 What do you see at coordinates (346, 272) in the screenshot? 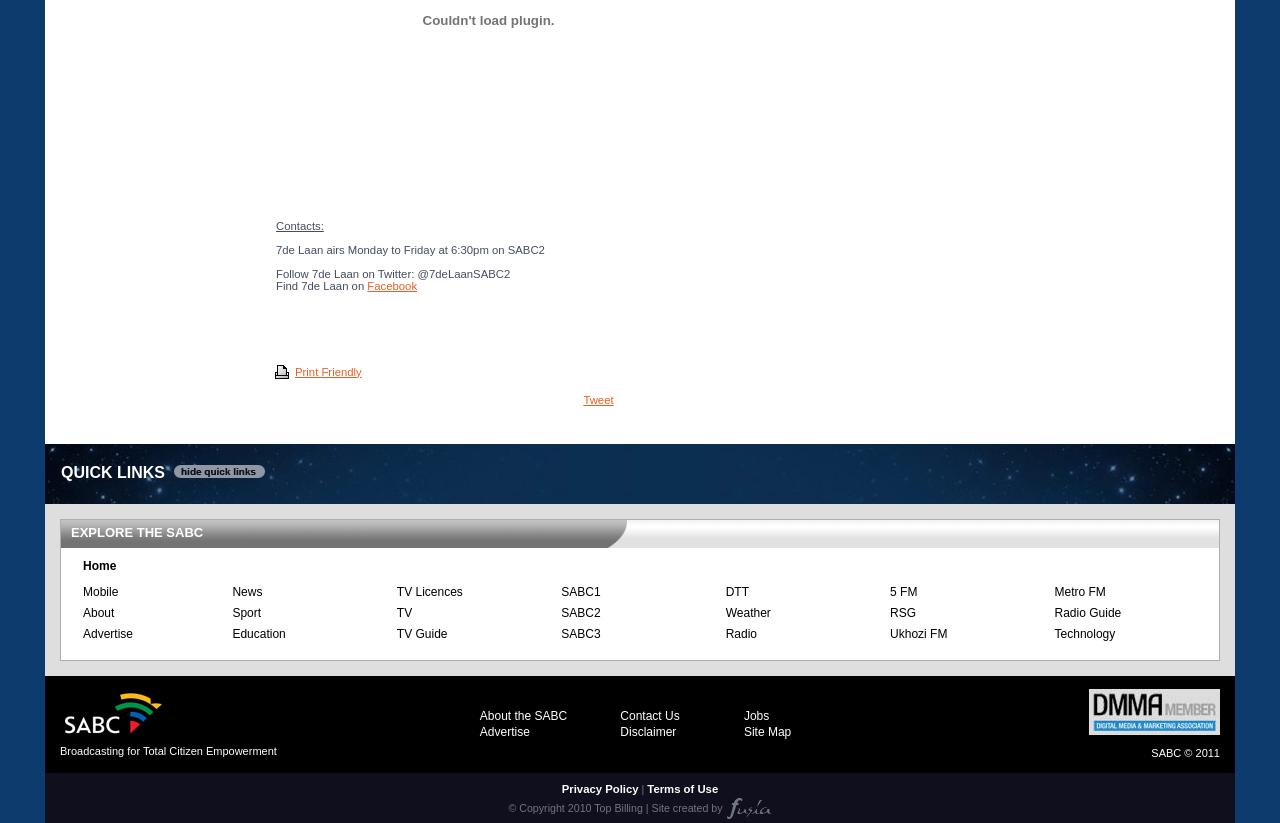
I see `'Follow 7de Laan on Twitter:'` at bounding box center [346, 272].